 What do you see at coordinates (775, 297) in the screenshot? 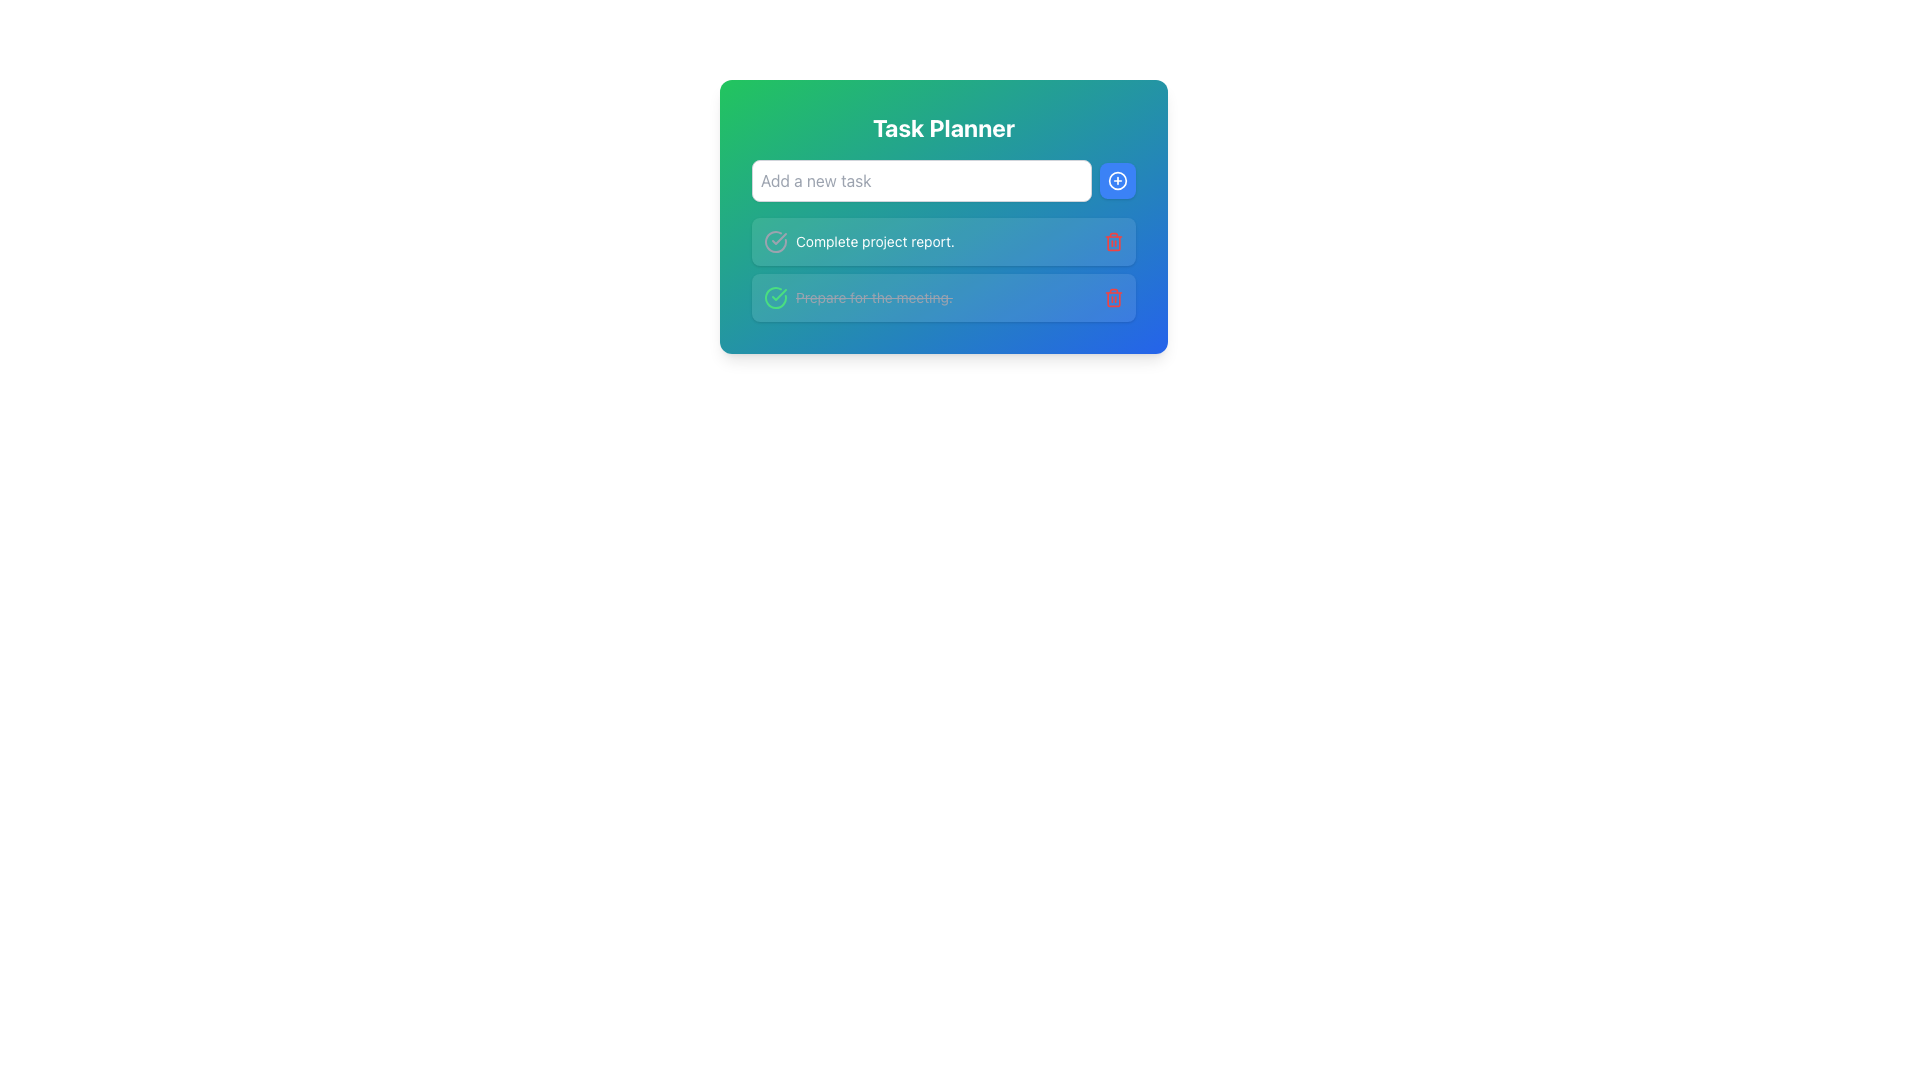
I see `the green circular checkmark icon next to the strikethrough text 'Prepare for the meeting.'` at bounding box center [775, 297].